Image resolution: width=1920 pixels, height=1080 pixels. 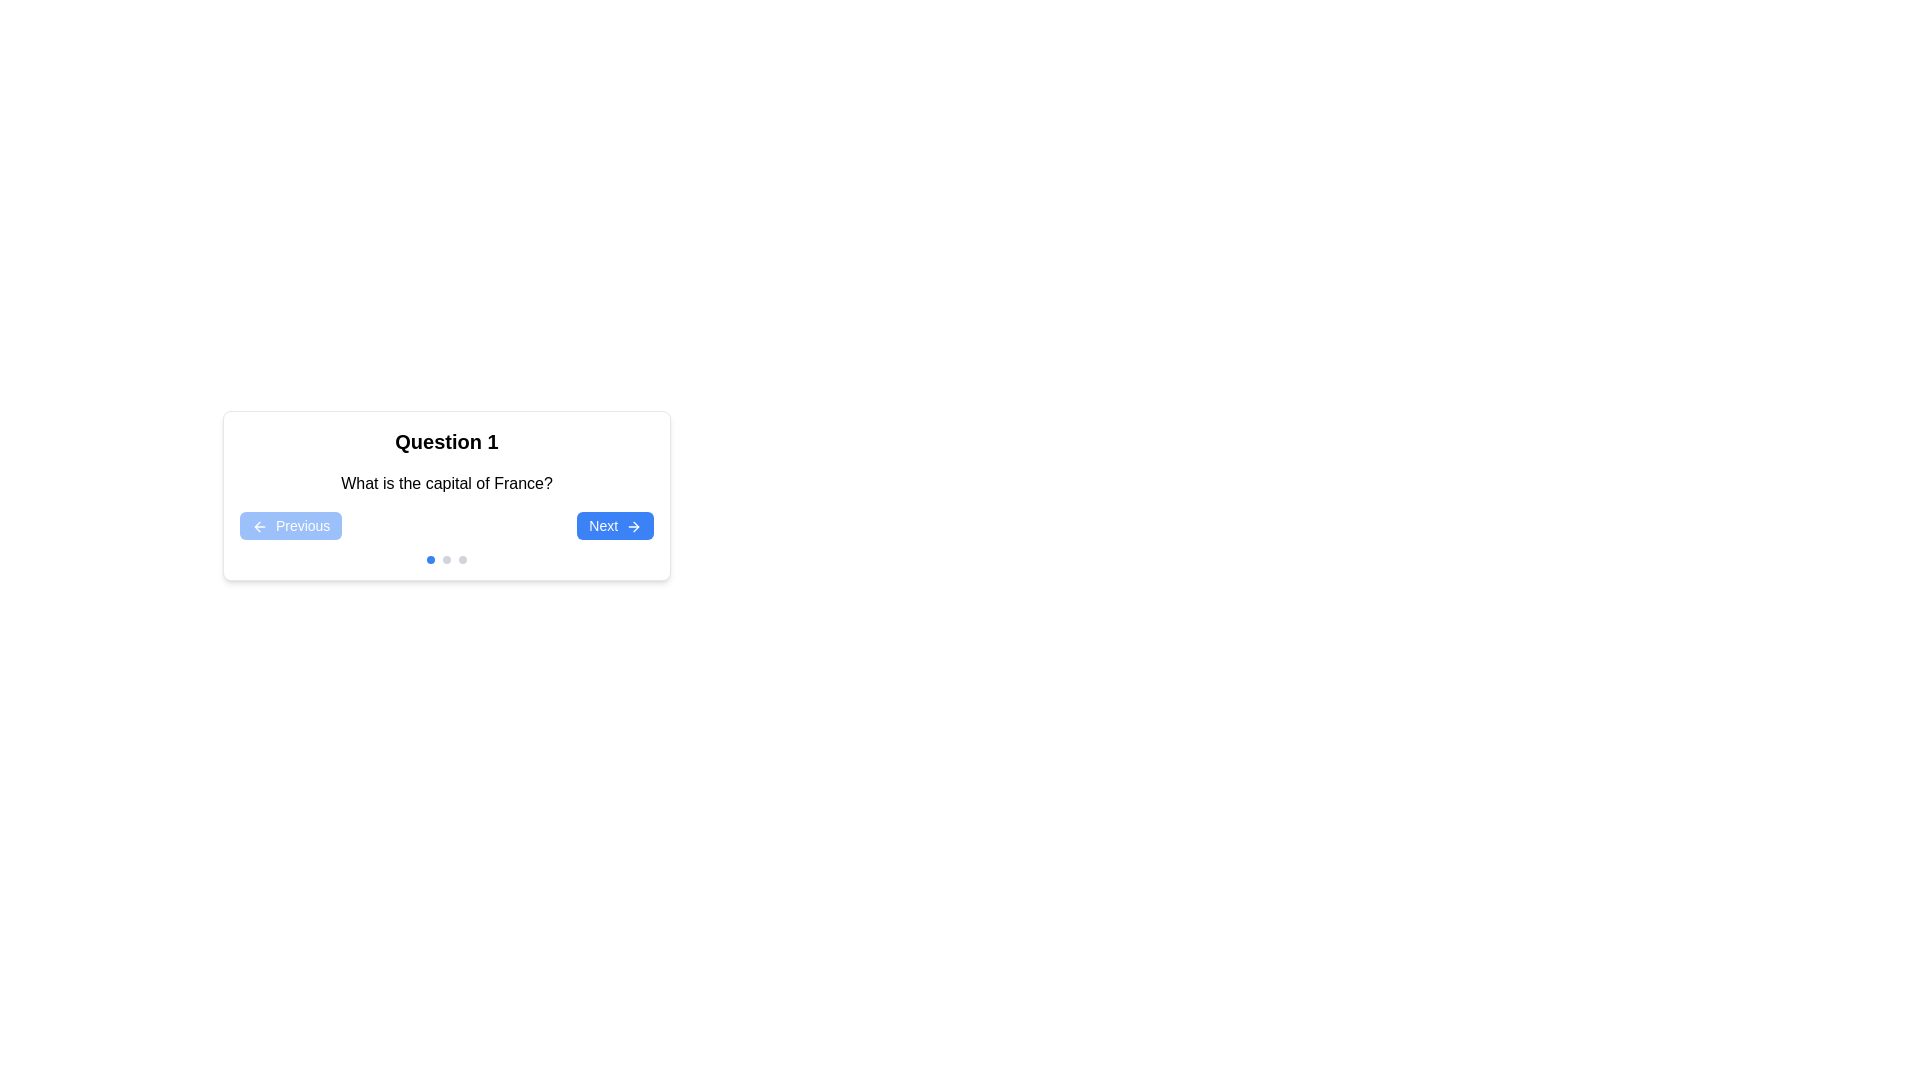 I want to click on bold, centered text that reads 'Question 1', which is positioned directly above the question text 'What is the capital of France?', so click(x=445, y=441).